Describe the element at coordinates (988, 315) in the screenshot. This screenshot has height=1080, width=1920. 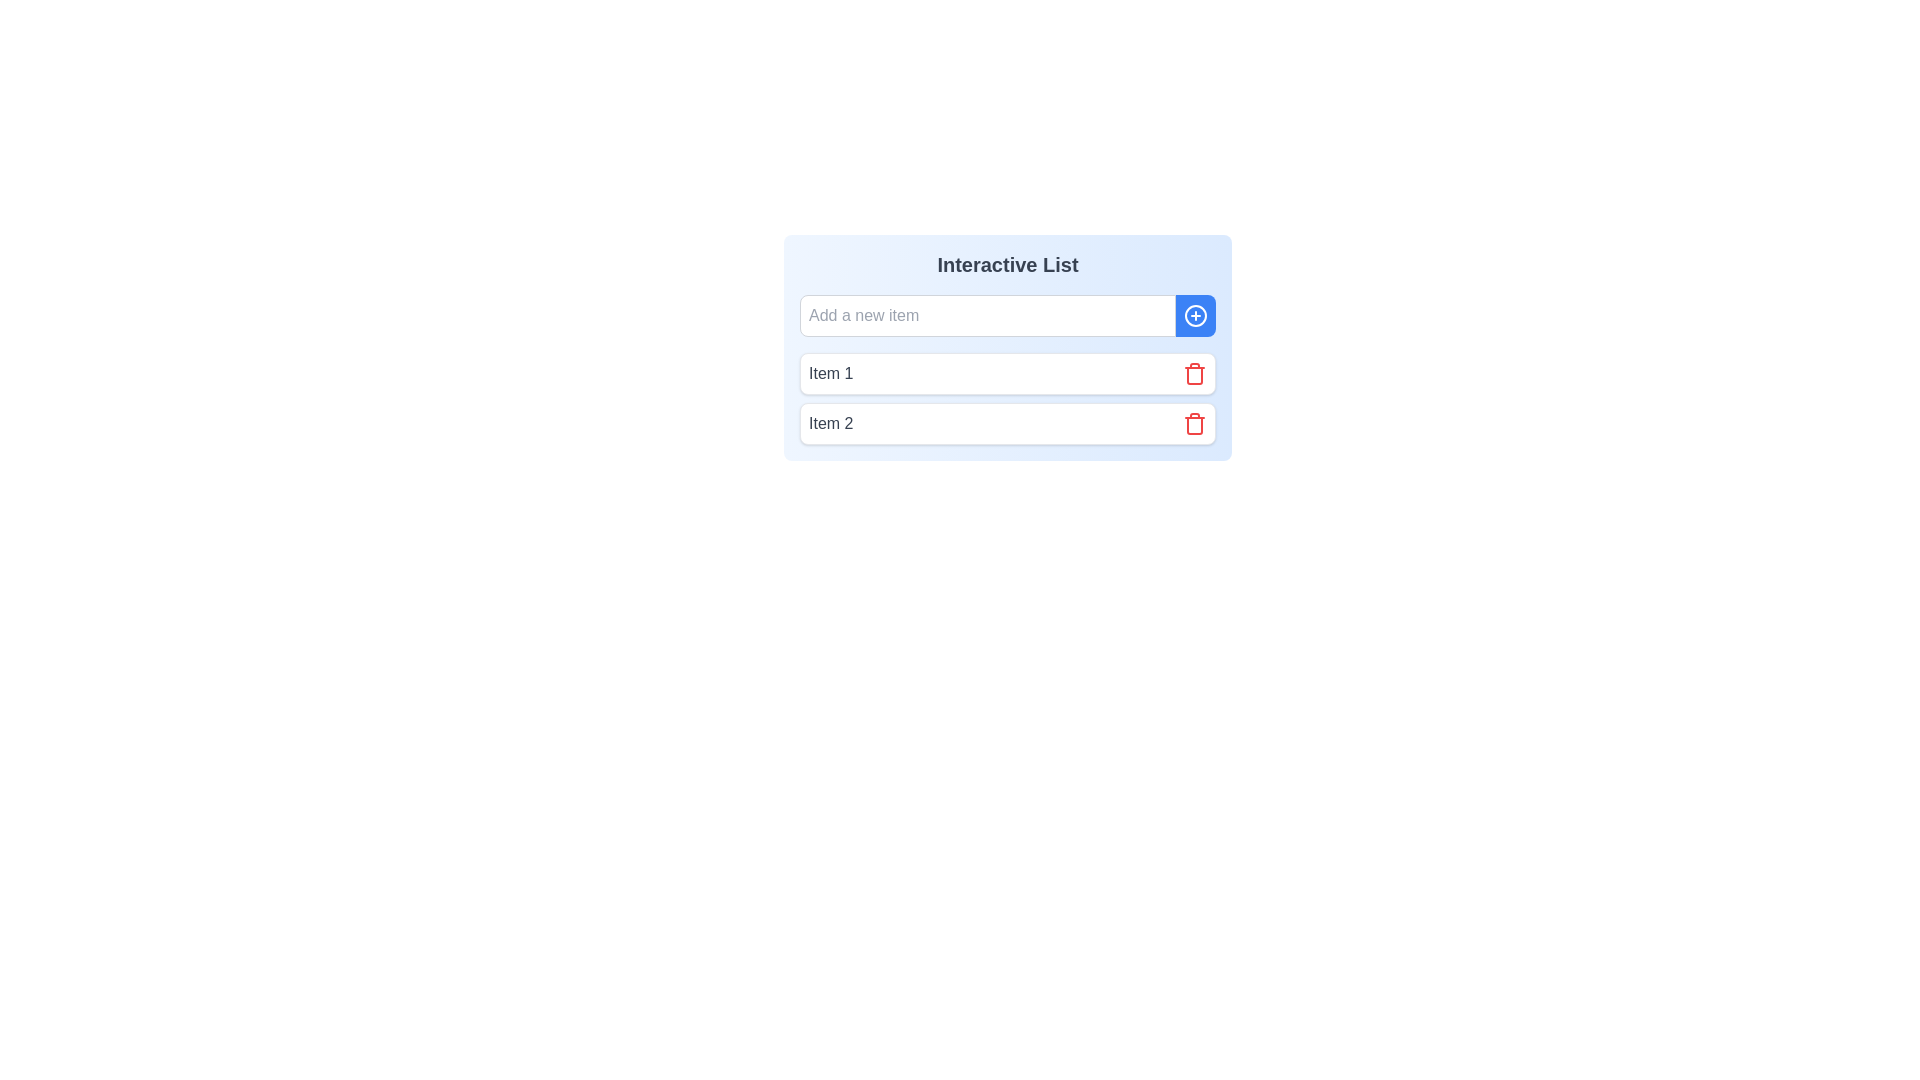
I see `the input field to focus on it` at that location.